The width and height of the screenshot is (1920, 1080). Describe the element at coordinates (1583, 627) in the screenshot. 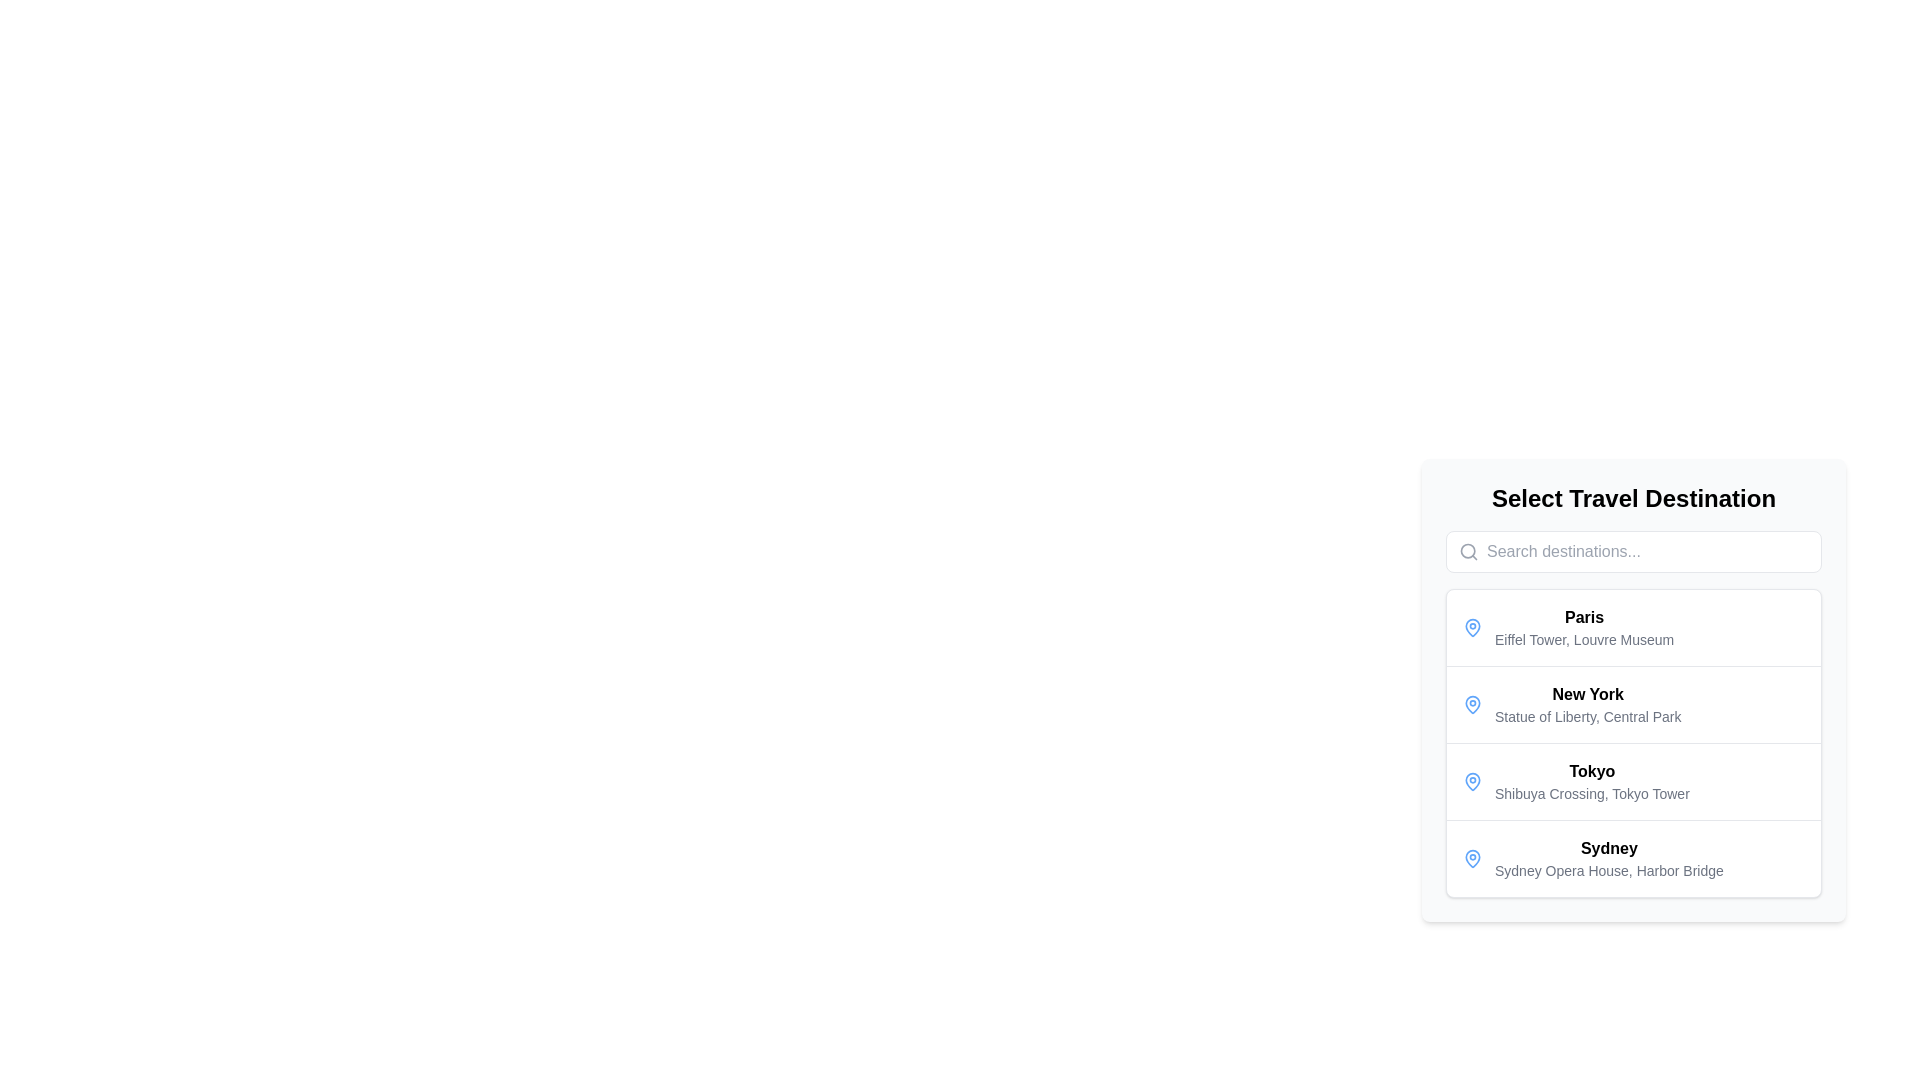

I see `the first entry in the selectable list of travel destinations, which contains the bolded text 'Paris' and the locations 'Eiffel Tower' and 'Louvre Museum'` at that location.